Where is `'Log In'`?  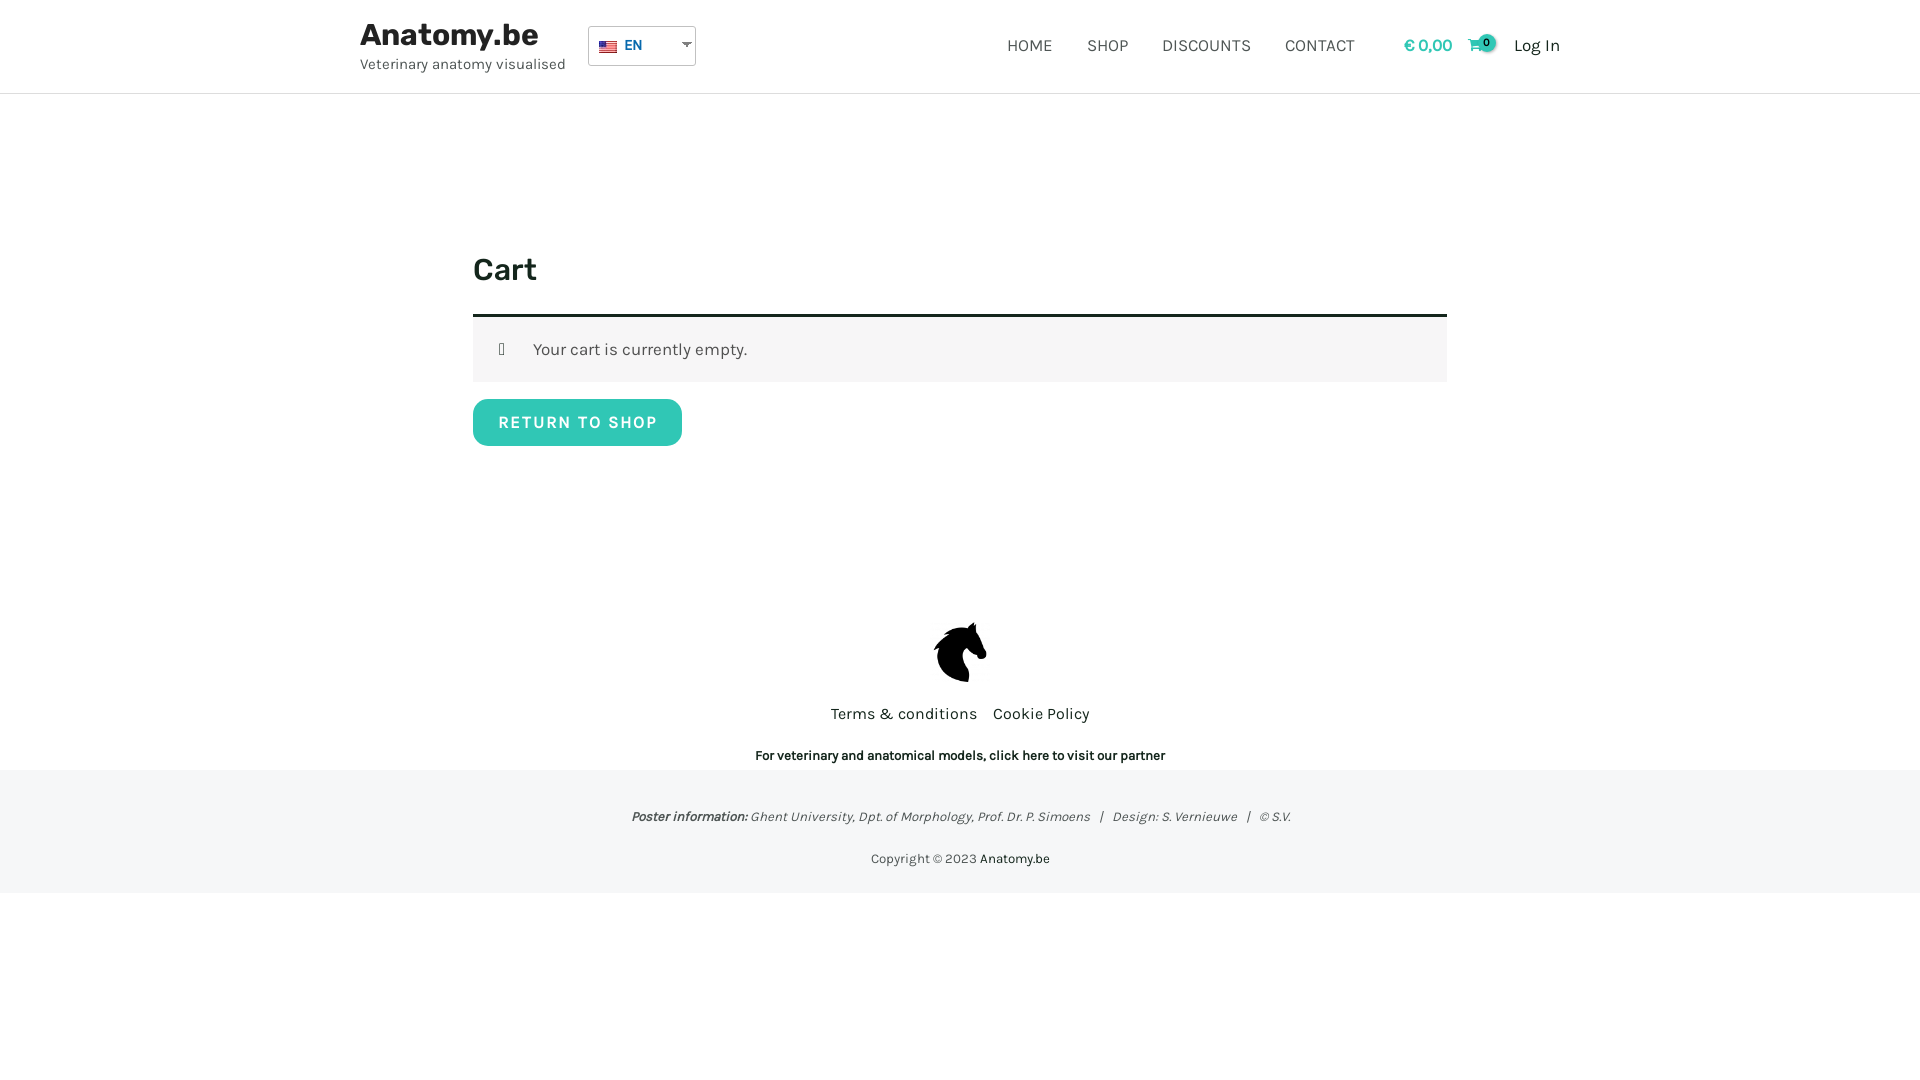
'Log In' is located at coordinates (1513, 45).